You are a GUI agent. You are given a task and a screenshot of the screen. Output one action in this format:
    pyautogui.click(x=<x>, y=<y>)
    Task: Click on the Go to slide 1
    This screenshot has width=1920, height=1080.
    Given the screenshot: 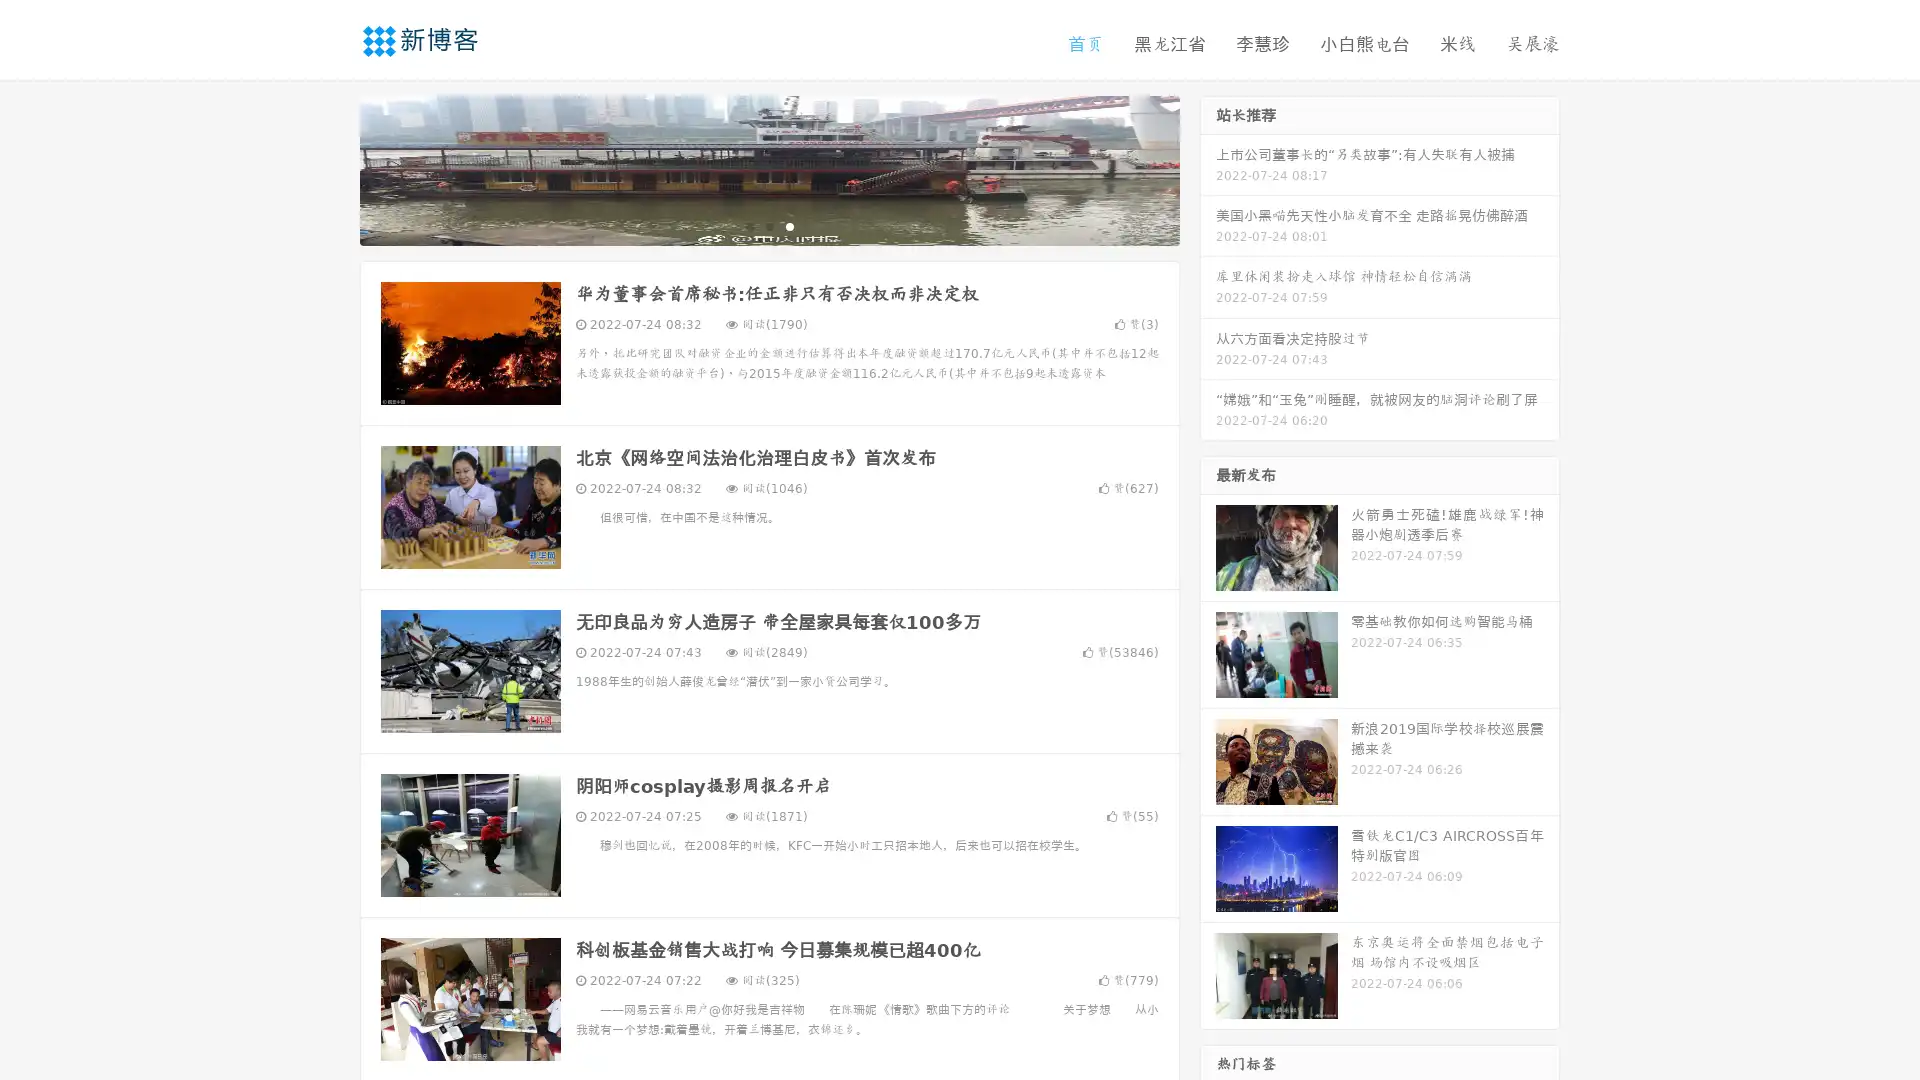 What is the action you would take?
    pyautogui.click(x=748, y=225)
    